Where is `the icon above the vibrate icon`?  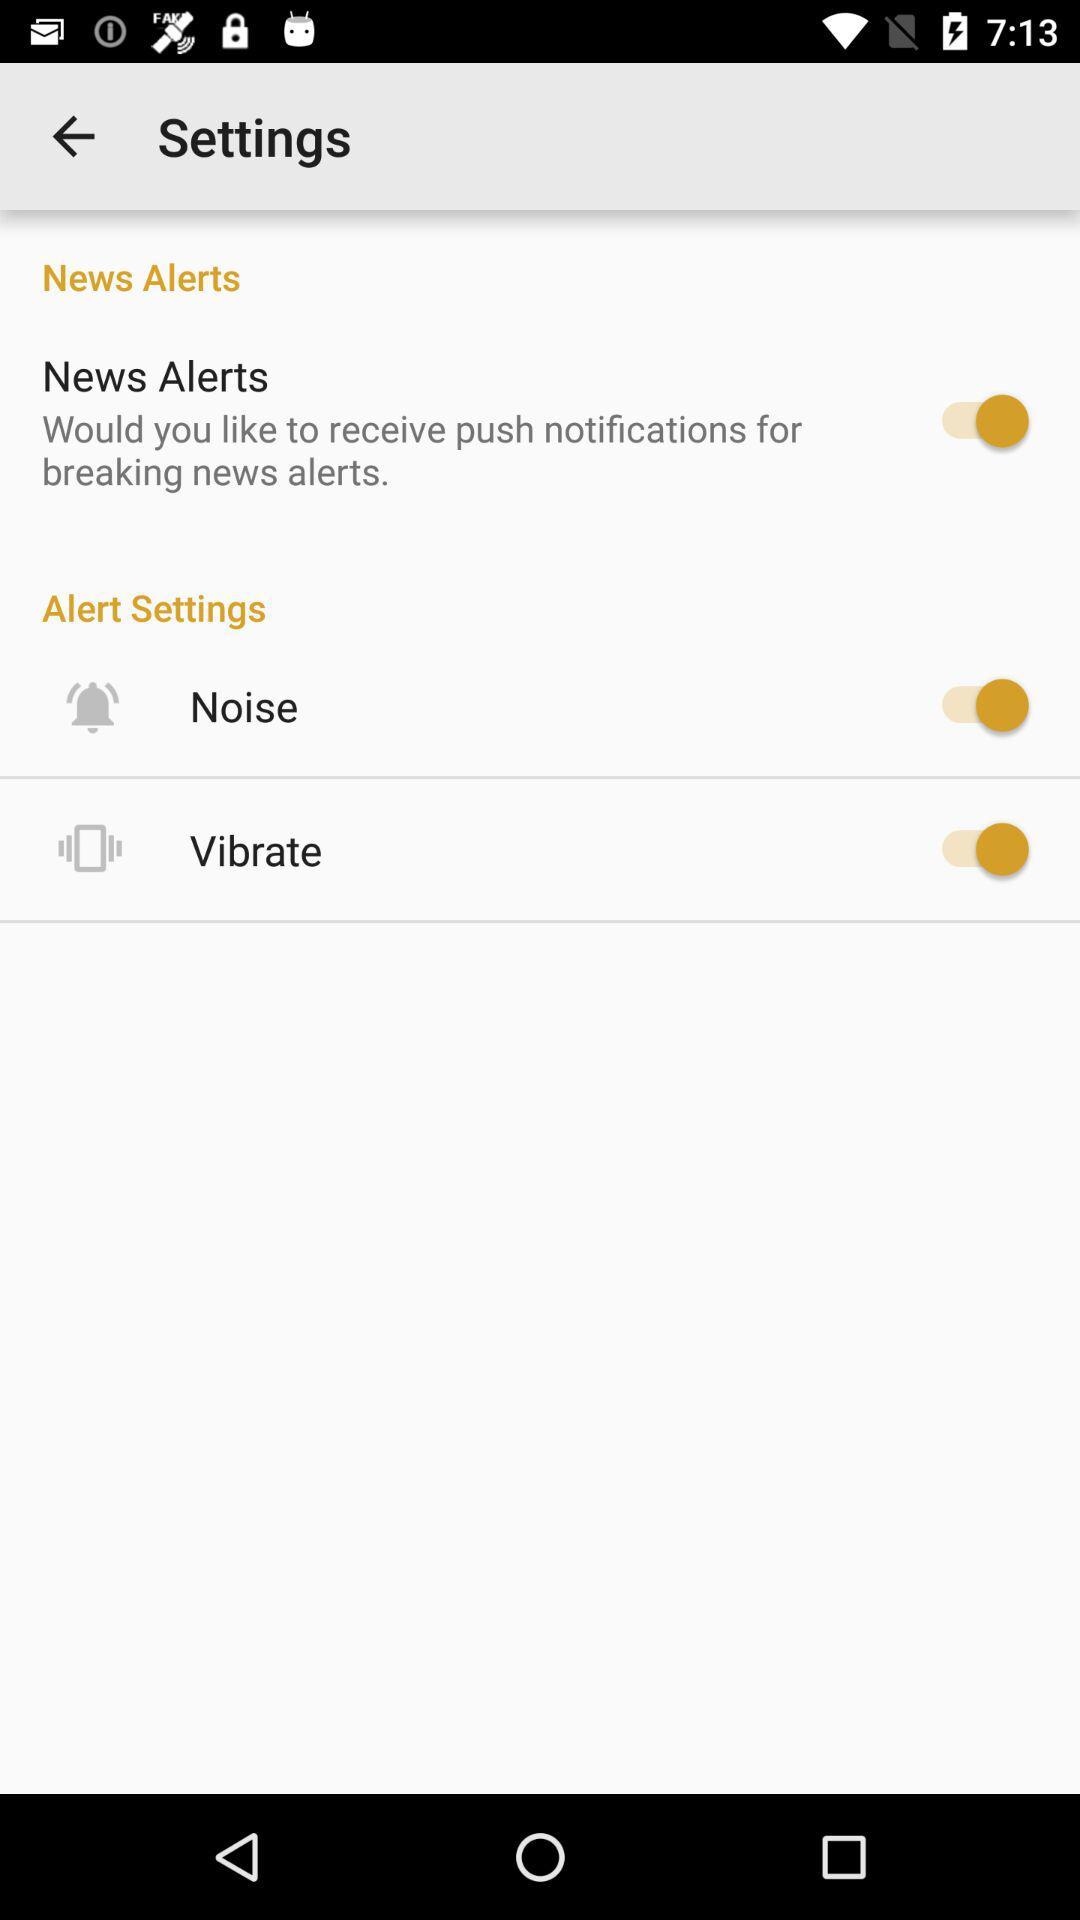
the icon above the vibrate icon is located at coordinates (243, 705).